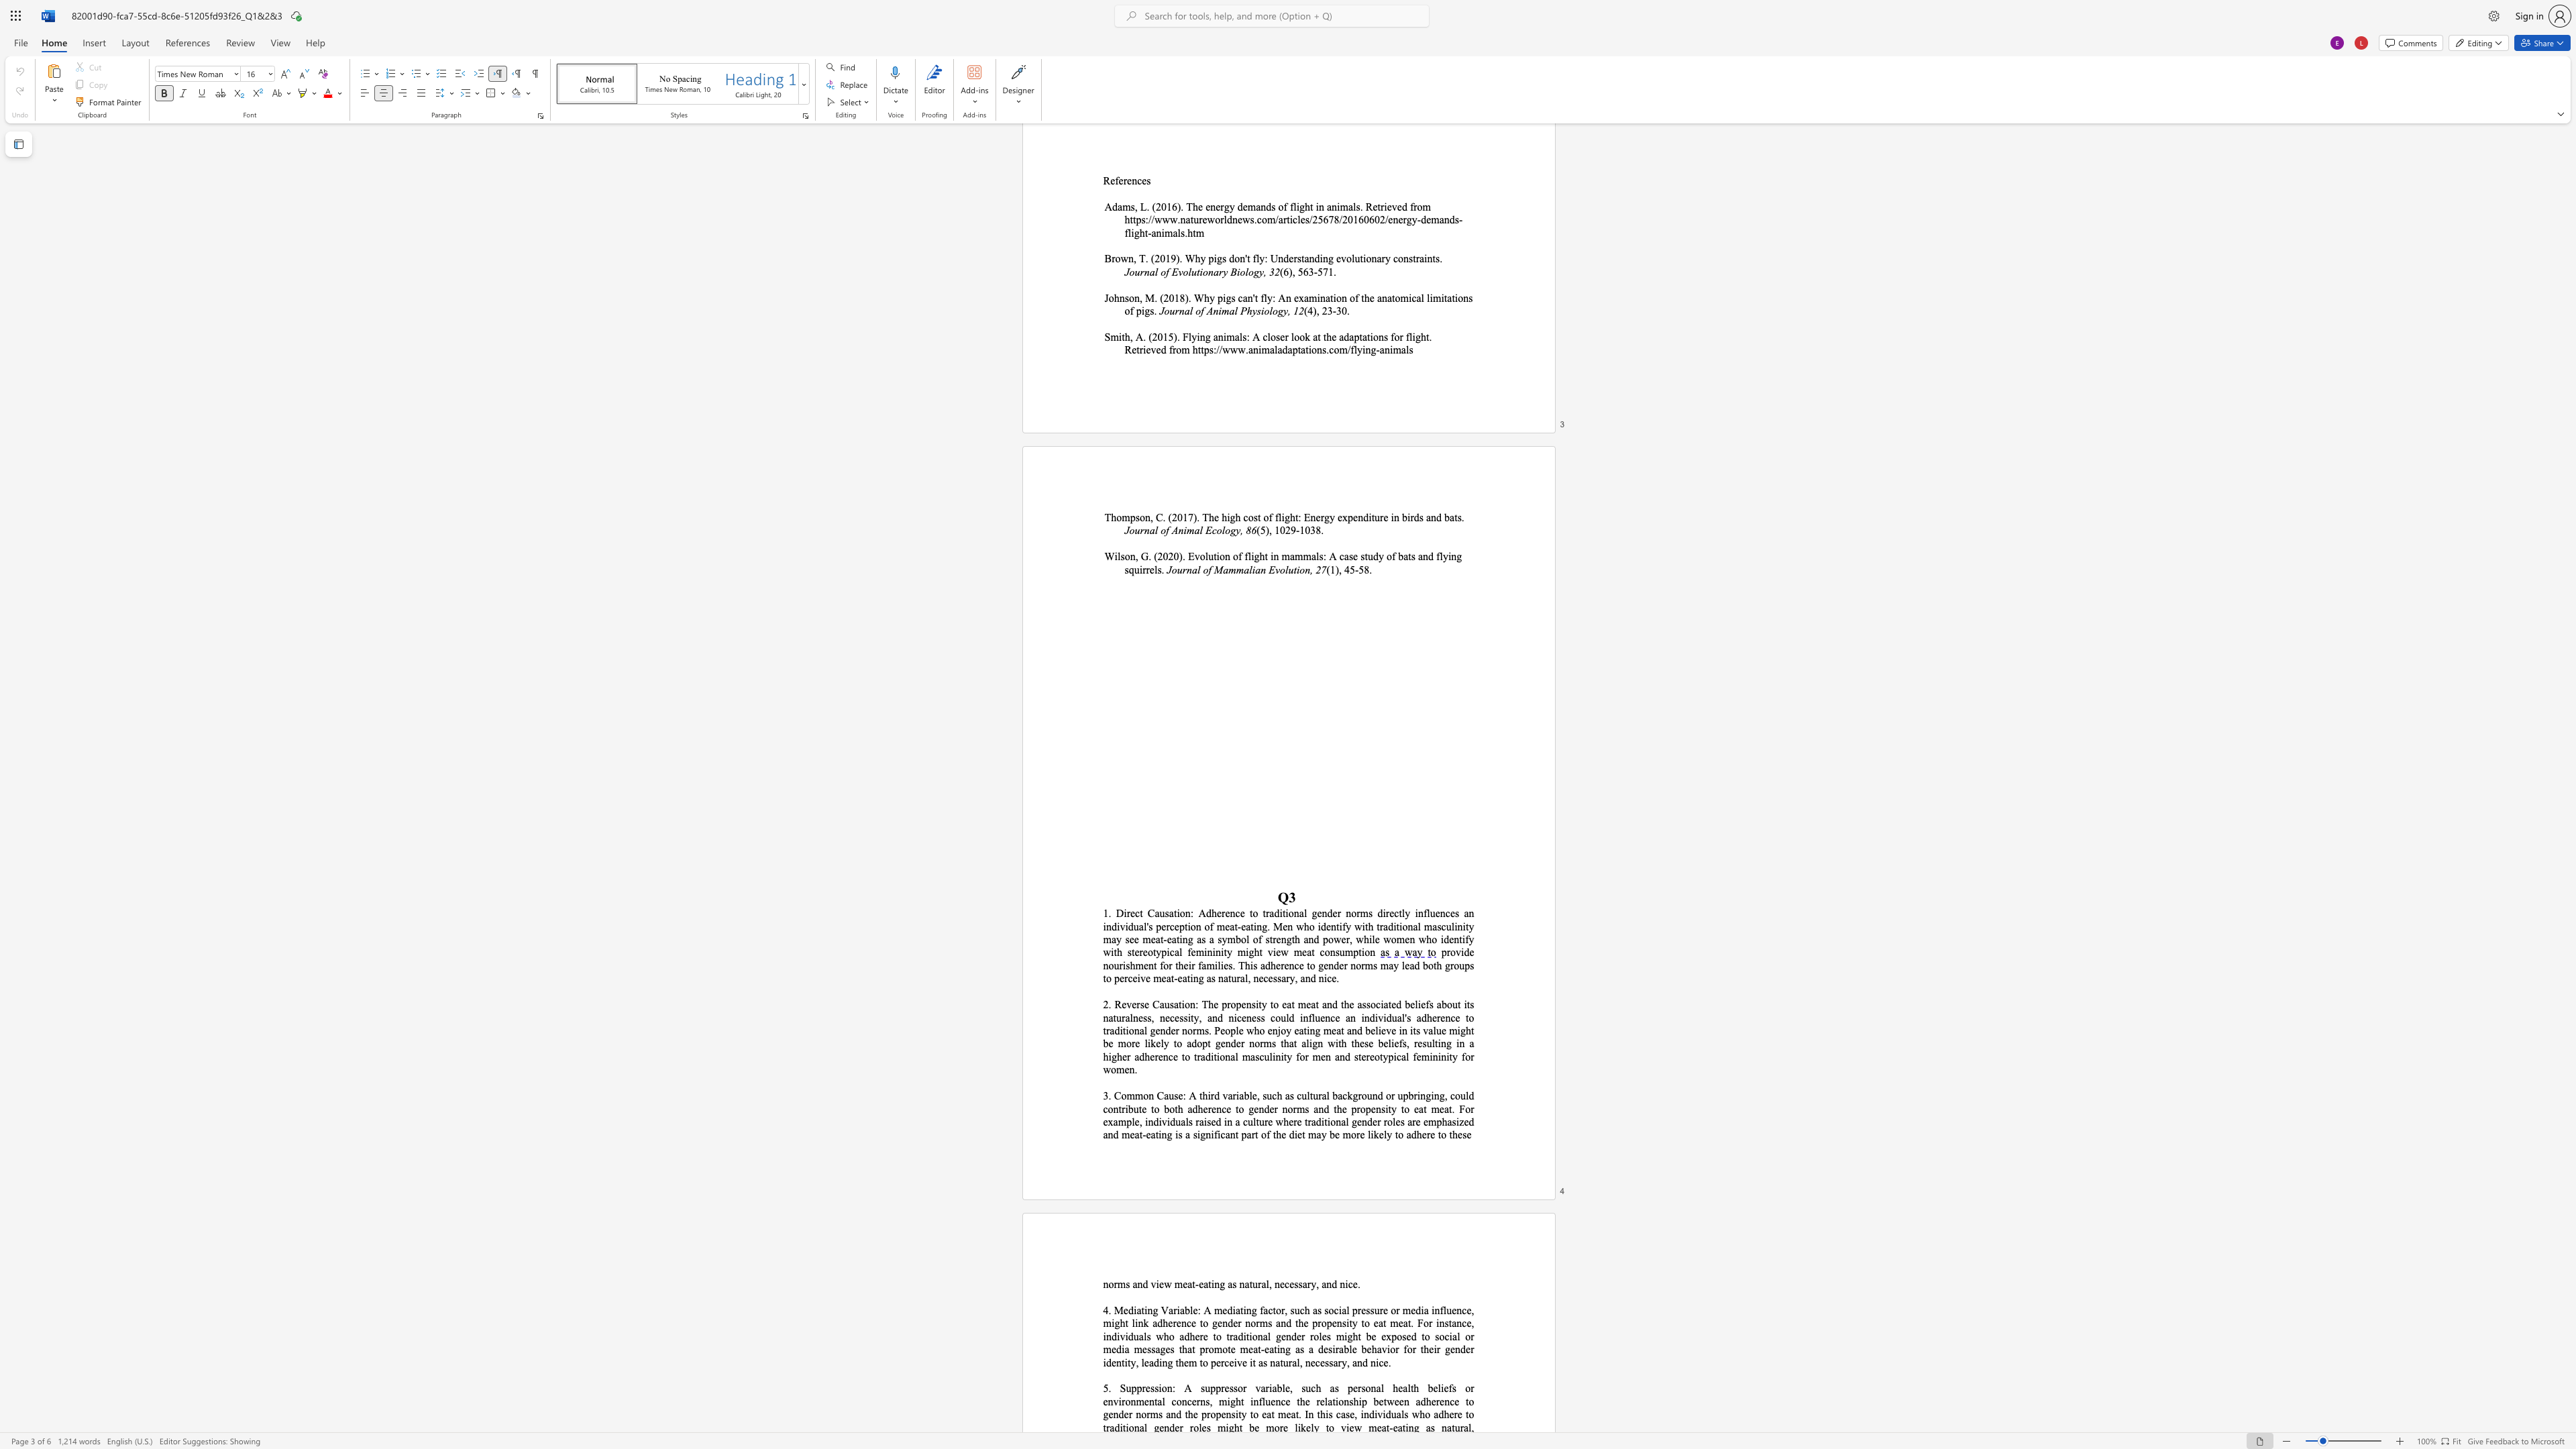 Image resolution: width=2576 pixels, height=1449 pixels. I want to click on the subset text "omm" within the text "3. Common Caus", so click(1120, 1095).